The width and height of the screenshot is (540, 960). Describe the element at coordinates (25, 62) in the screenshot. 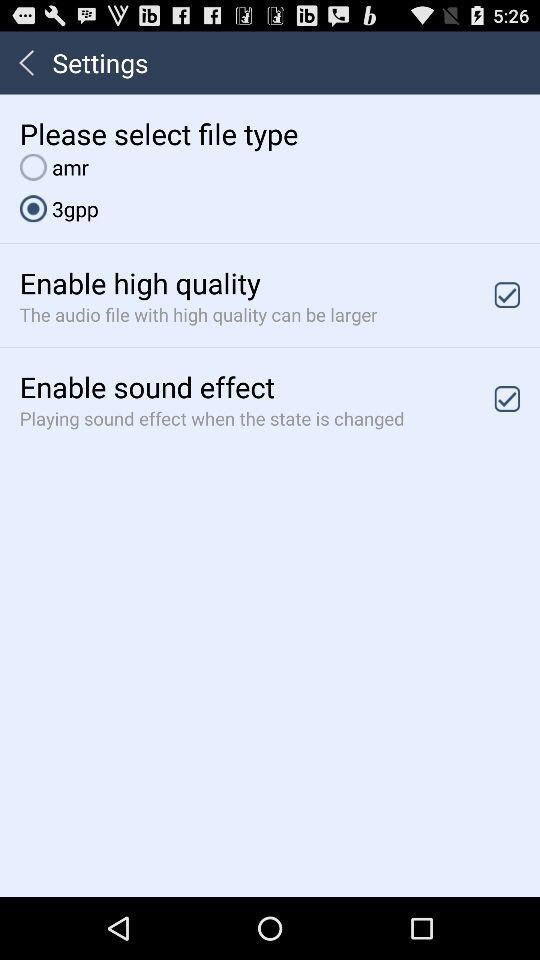

I see `icon to the left of the settings icon` at that location.